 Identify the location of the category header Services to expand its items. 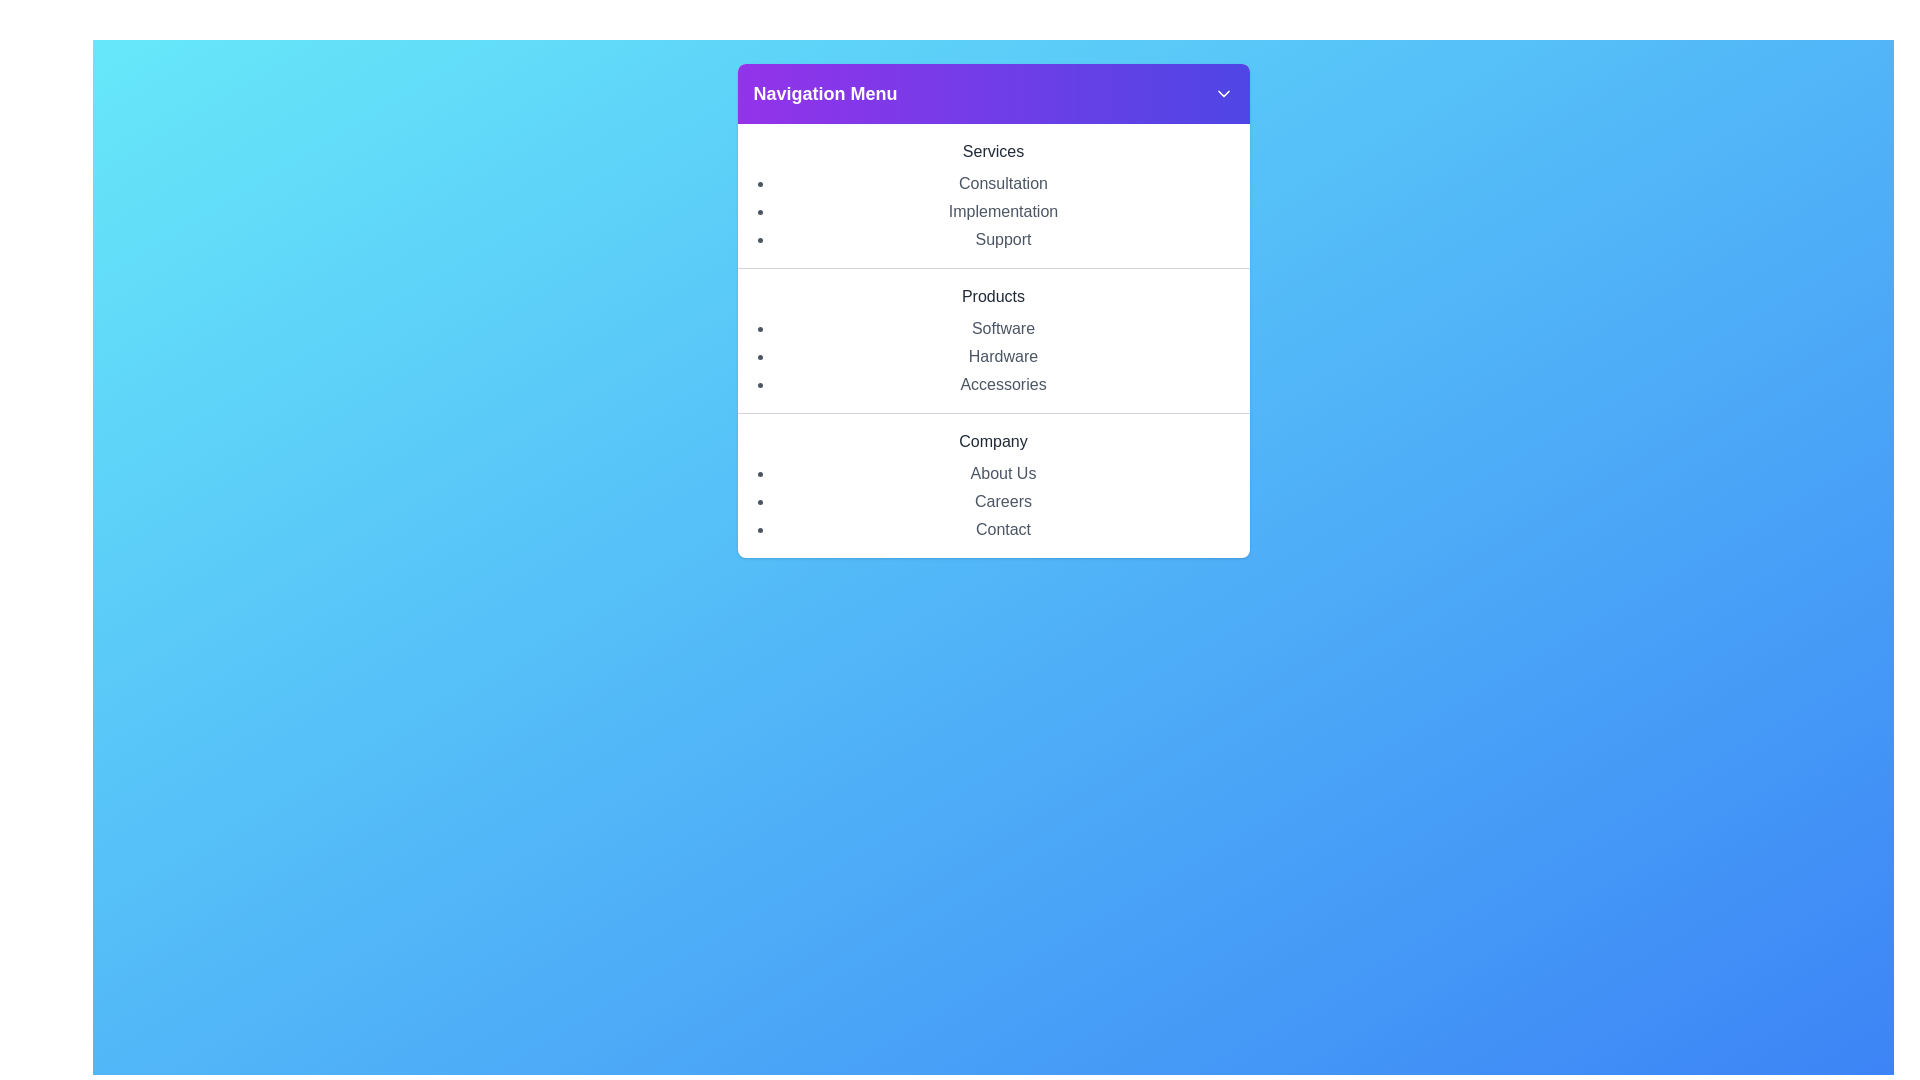
(993, 150).